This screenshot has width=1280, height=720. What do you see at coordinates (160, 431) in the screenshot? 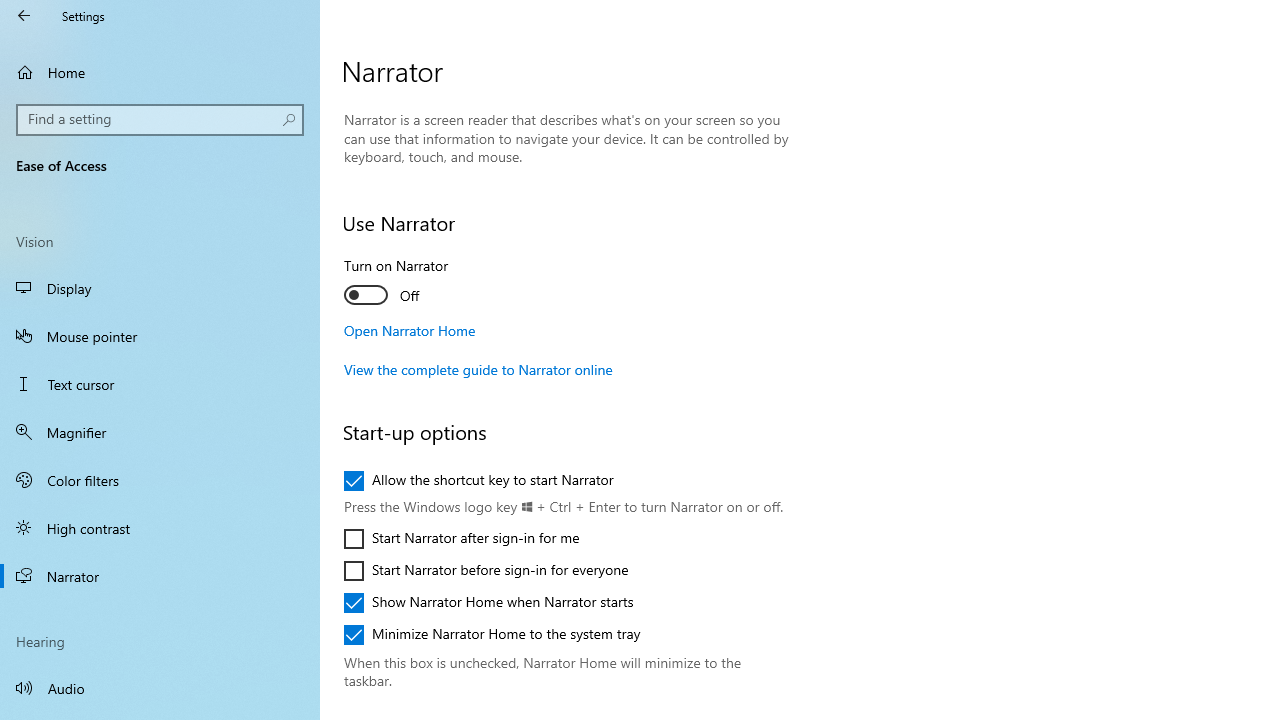
I see `'Magnifier'` at bounding box center [160, 431].